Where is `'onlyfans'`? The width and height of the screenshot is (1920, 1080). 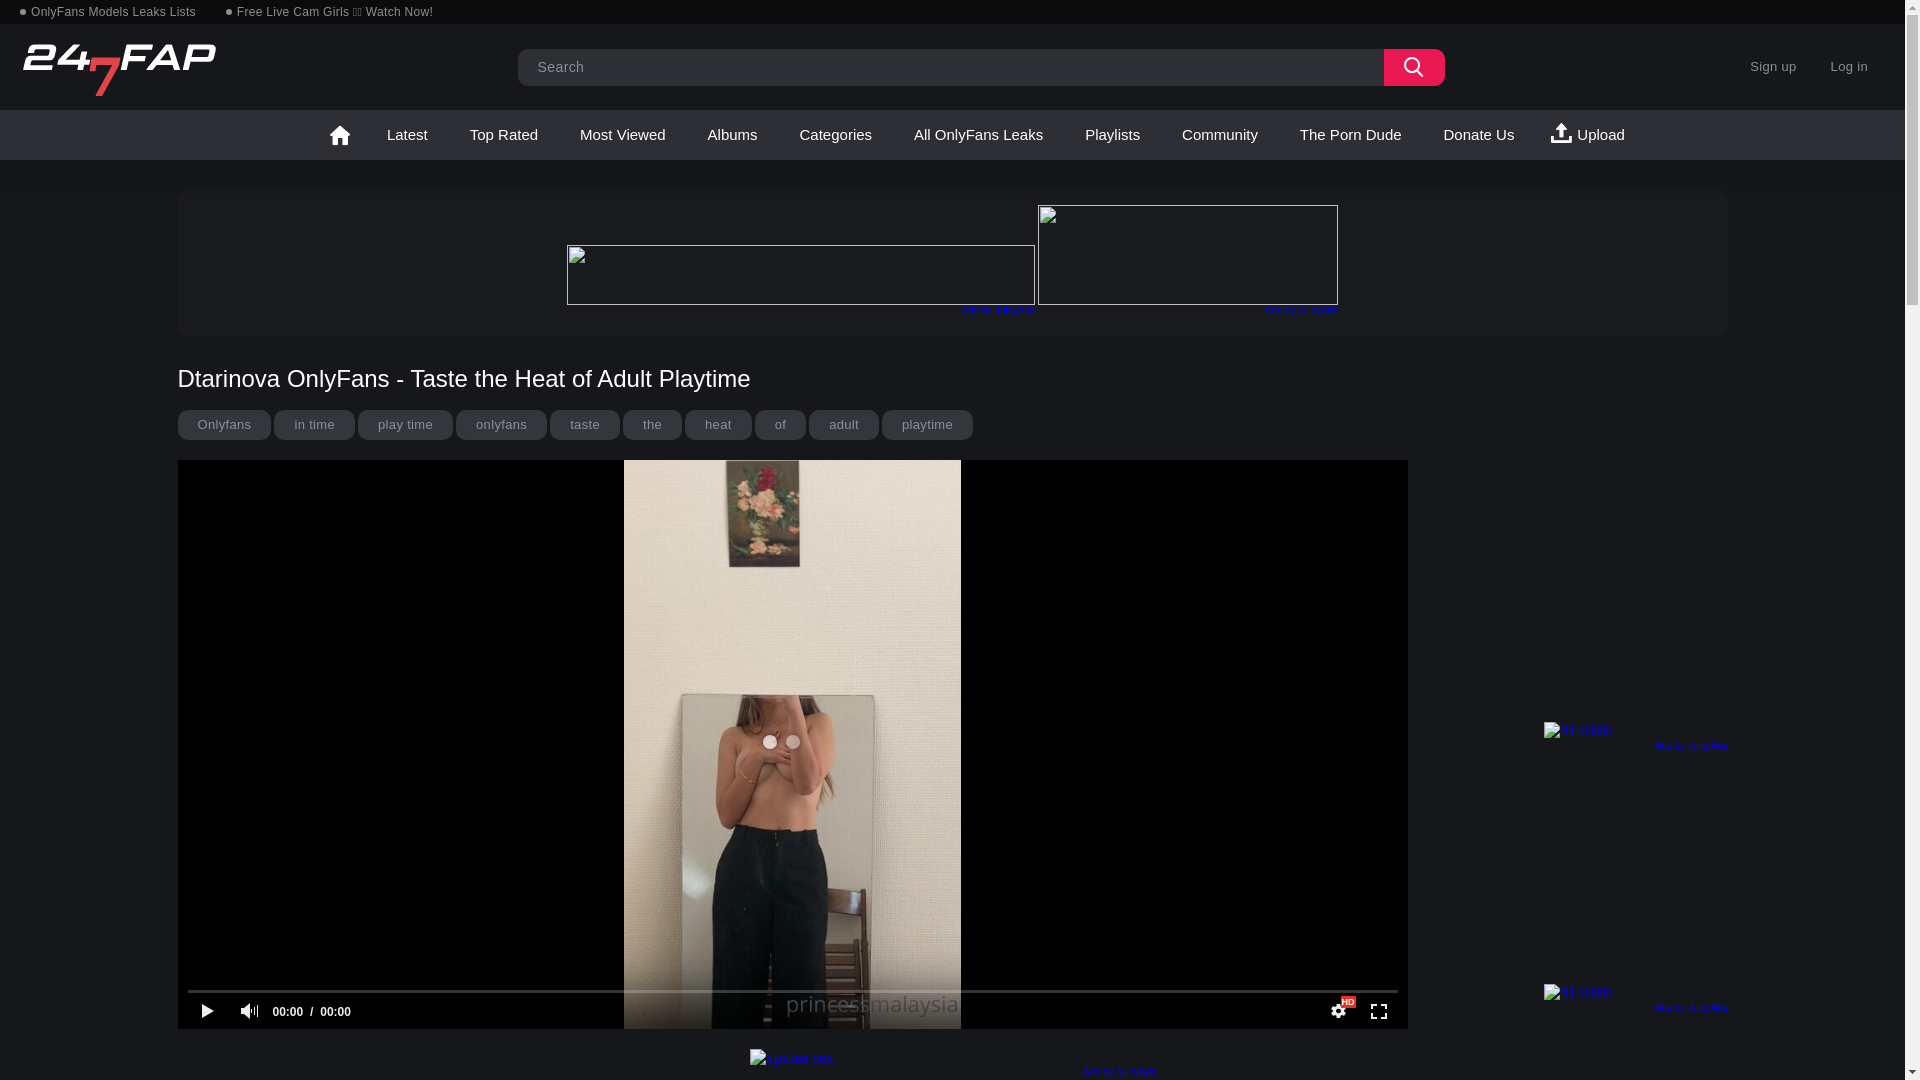
'onlyfans' is located at coordinates (501, 423).